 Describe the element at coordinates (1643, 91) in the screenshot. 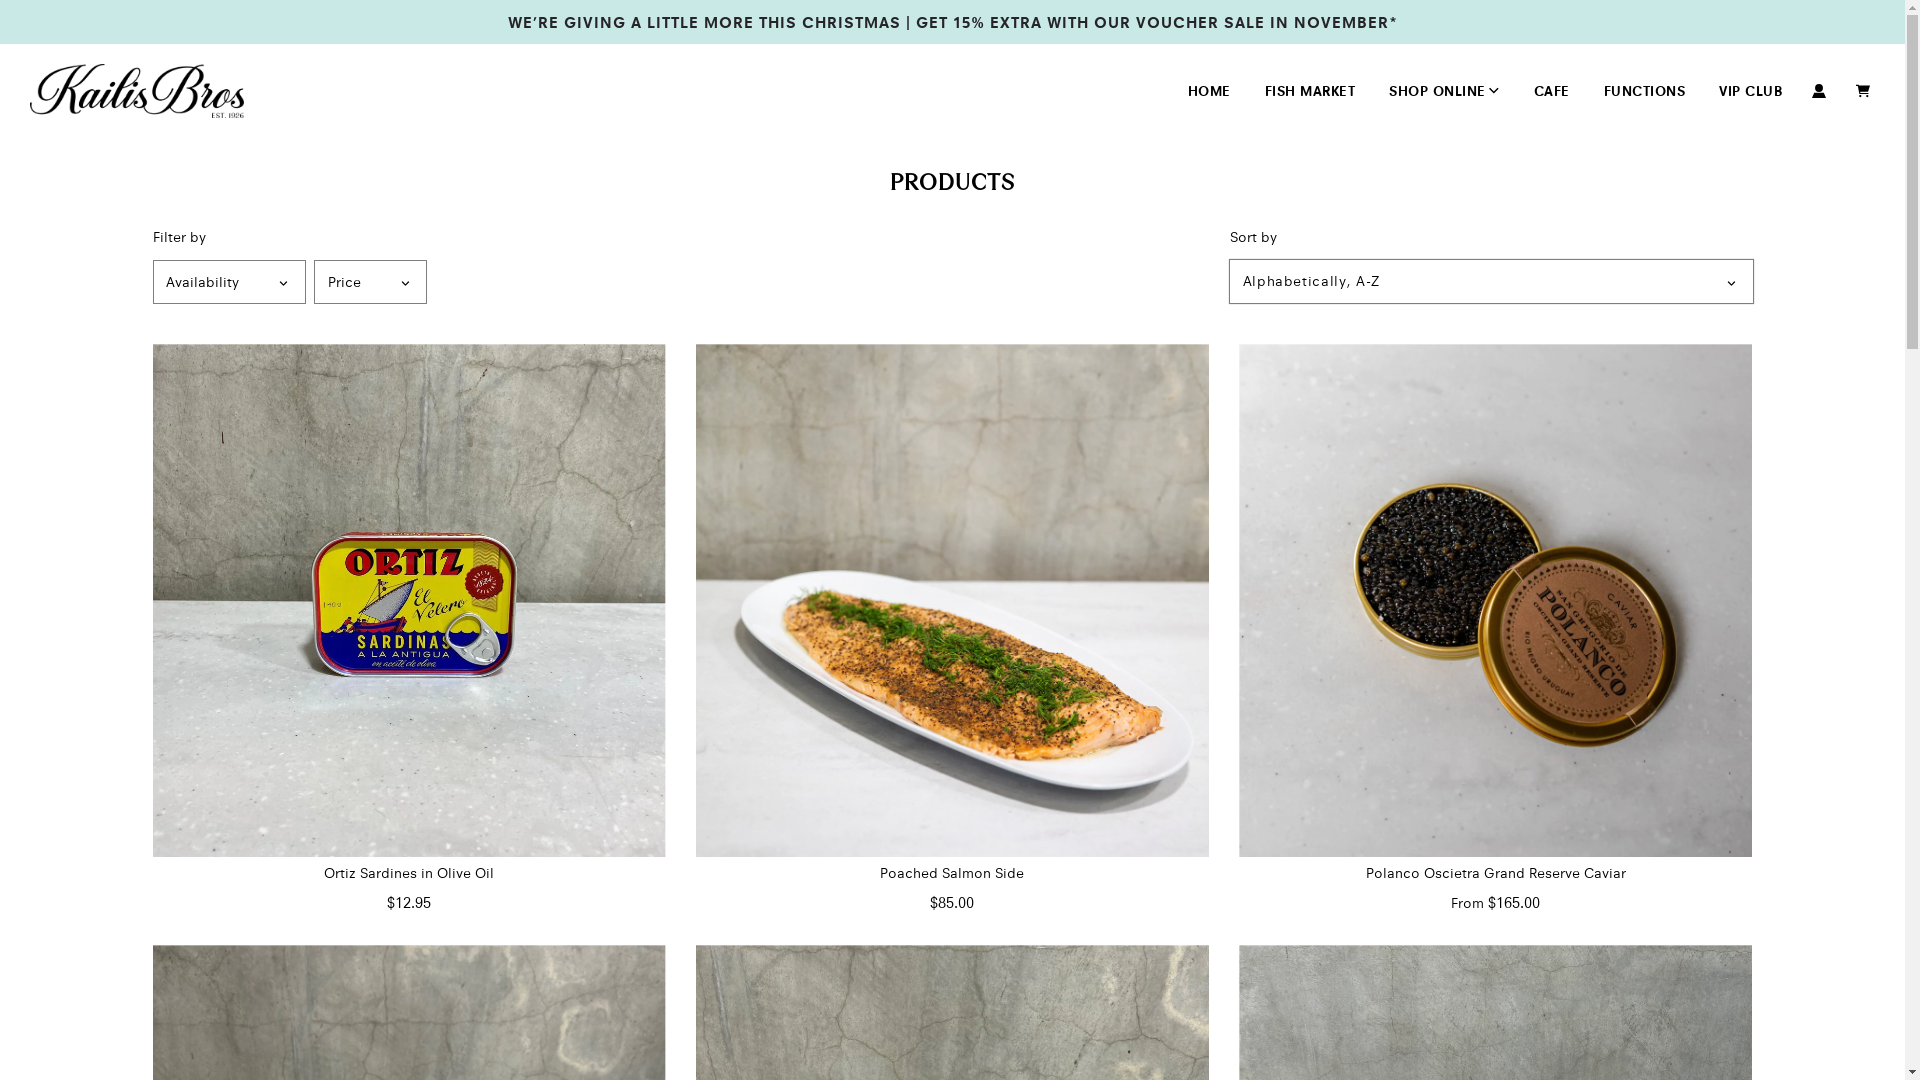

I see `'FUNCTIONS'` at that location.